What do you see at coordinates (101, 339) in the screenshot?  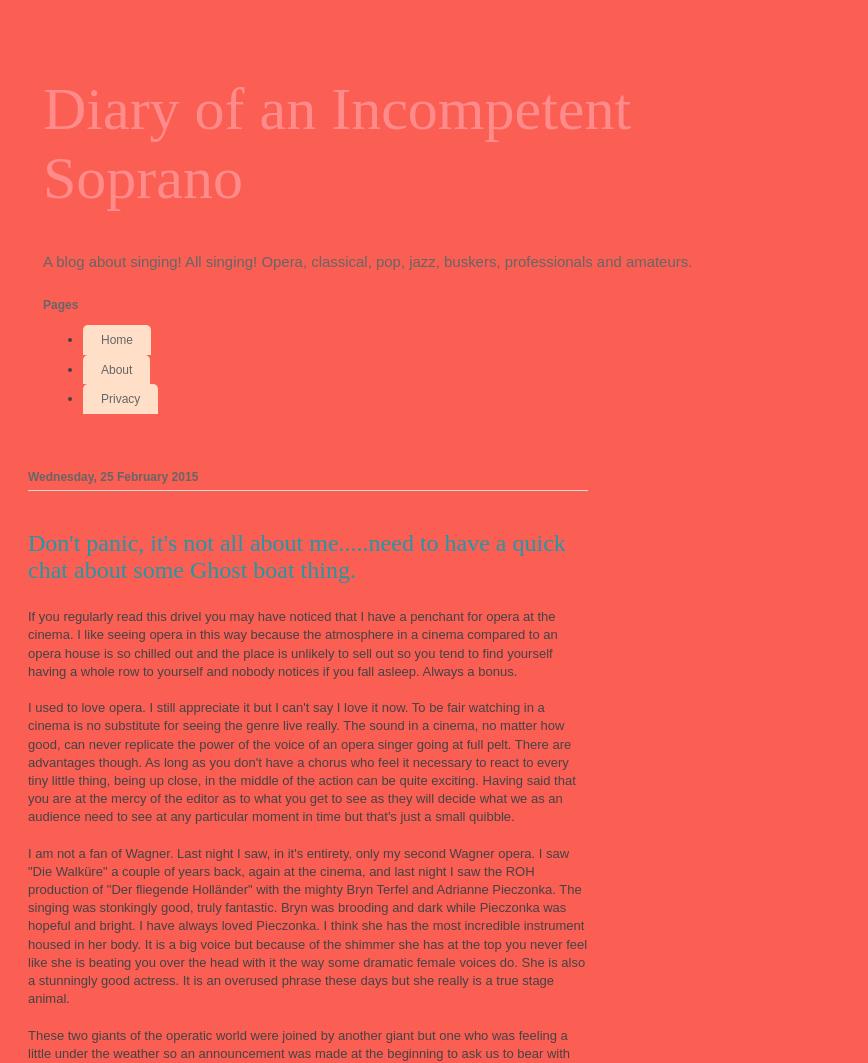 I see `'Home'` at bounding box center [101, 339].